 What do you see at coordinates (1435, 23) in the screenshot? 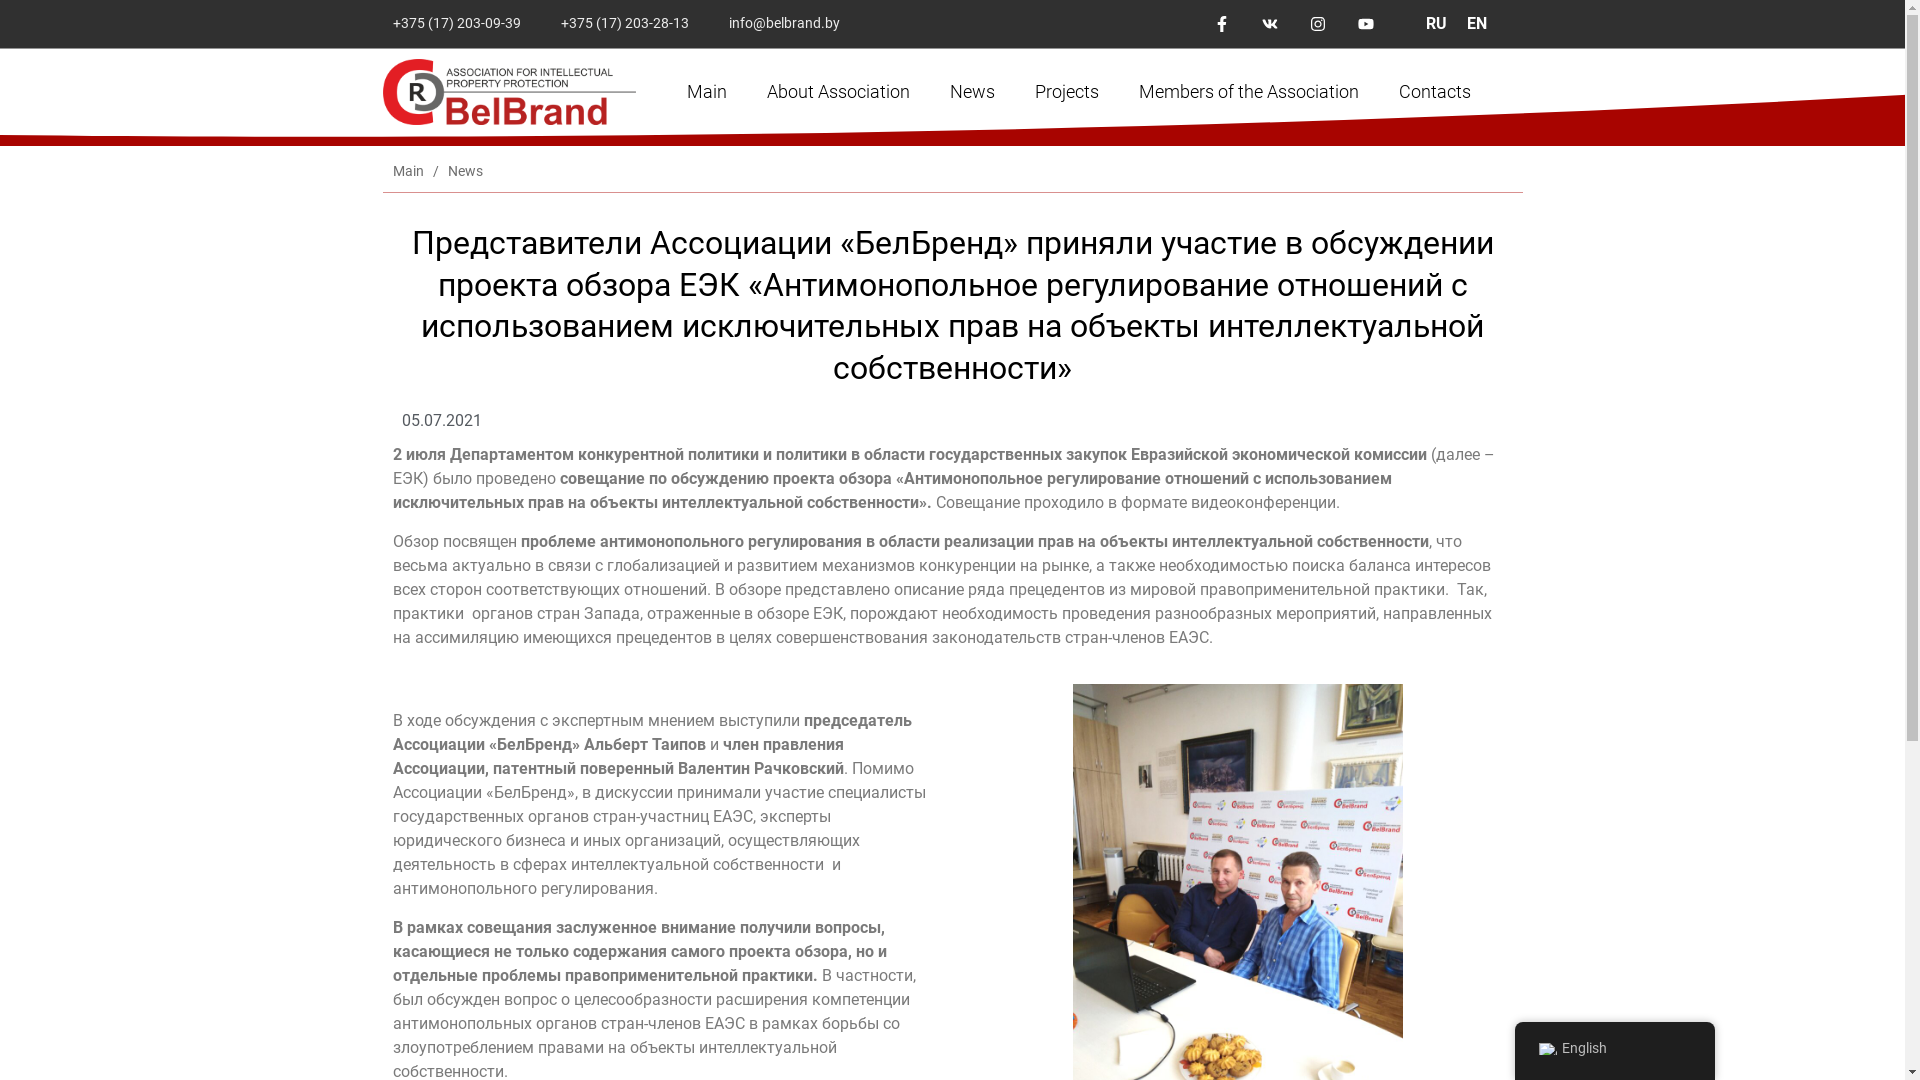
I see `'RU'` at bounding box center [1435, 23].